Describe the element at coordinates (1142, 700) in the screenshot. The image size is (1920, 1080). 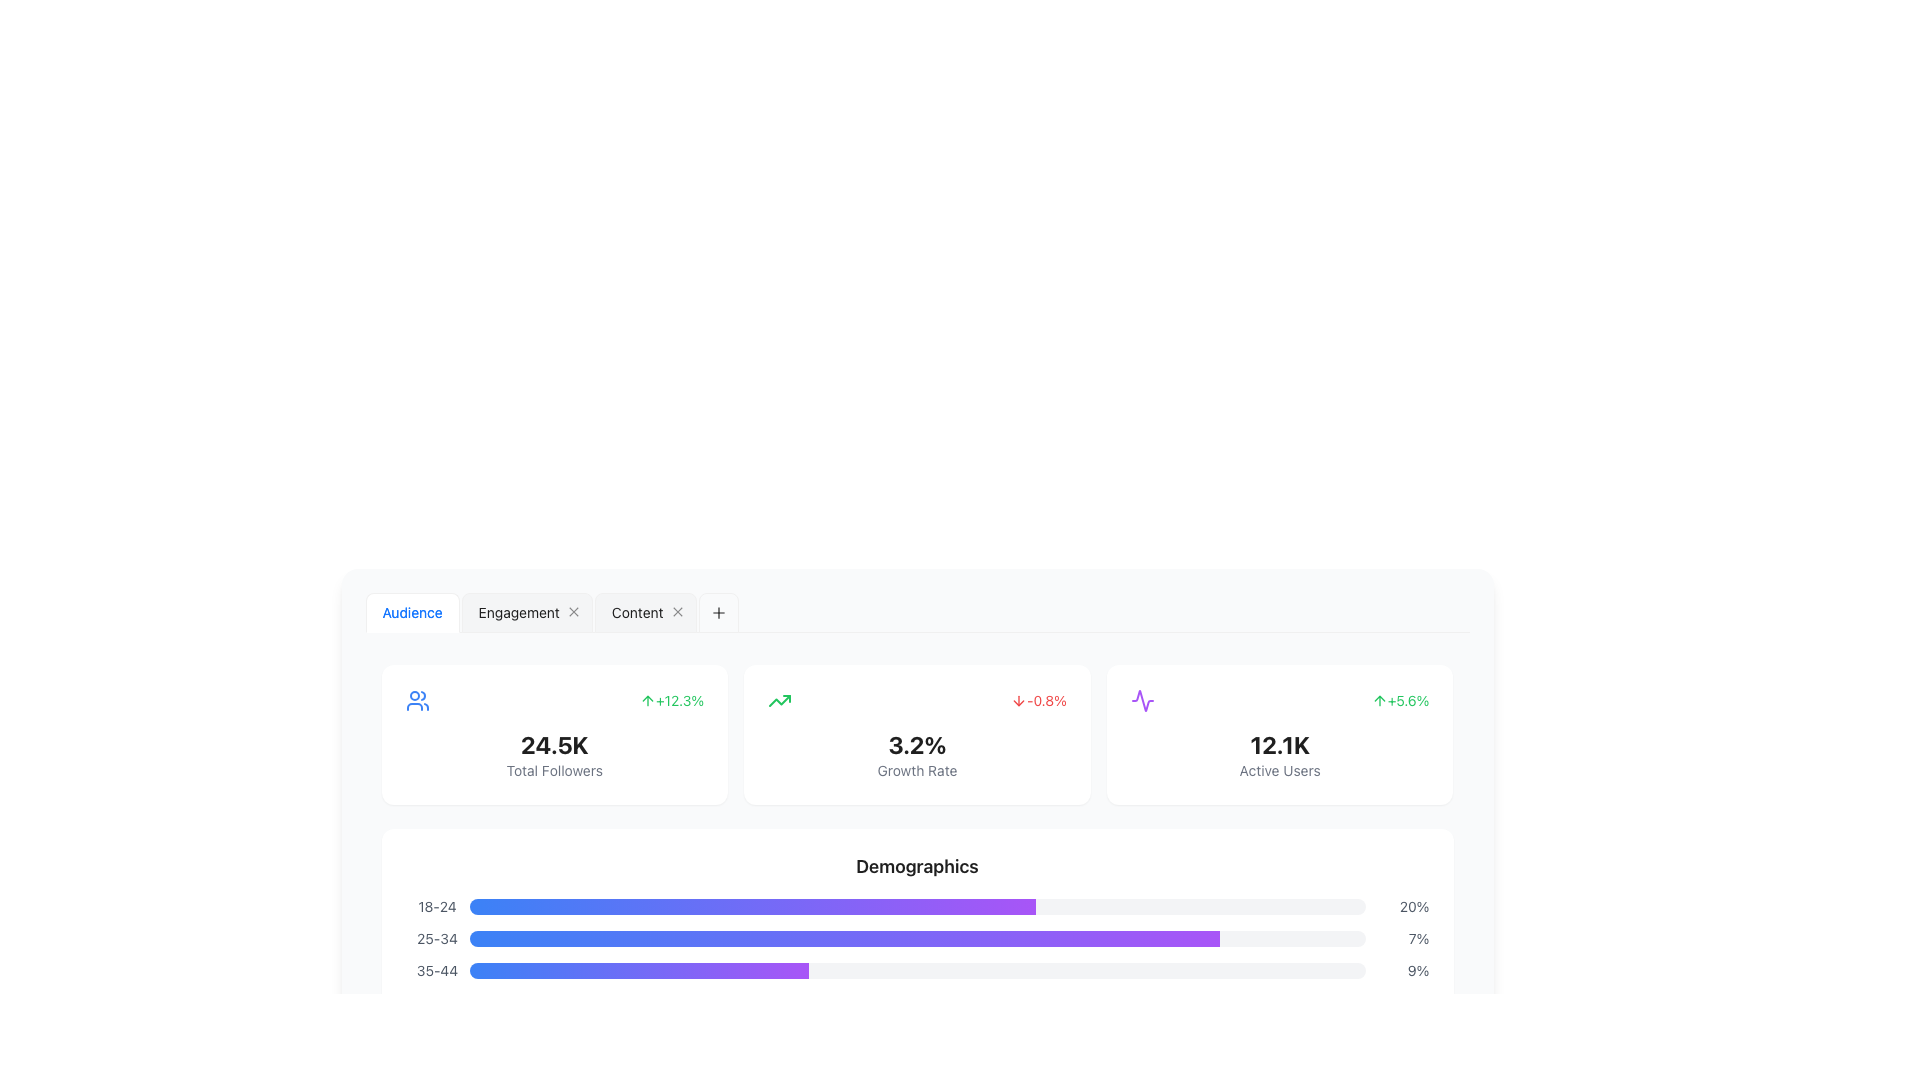
I see `wave-like styled purple icon located at the top-right corner of the fourth card in the grid of numerical metrics` at that location.